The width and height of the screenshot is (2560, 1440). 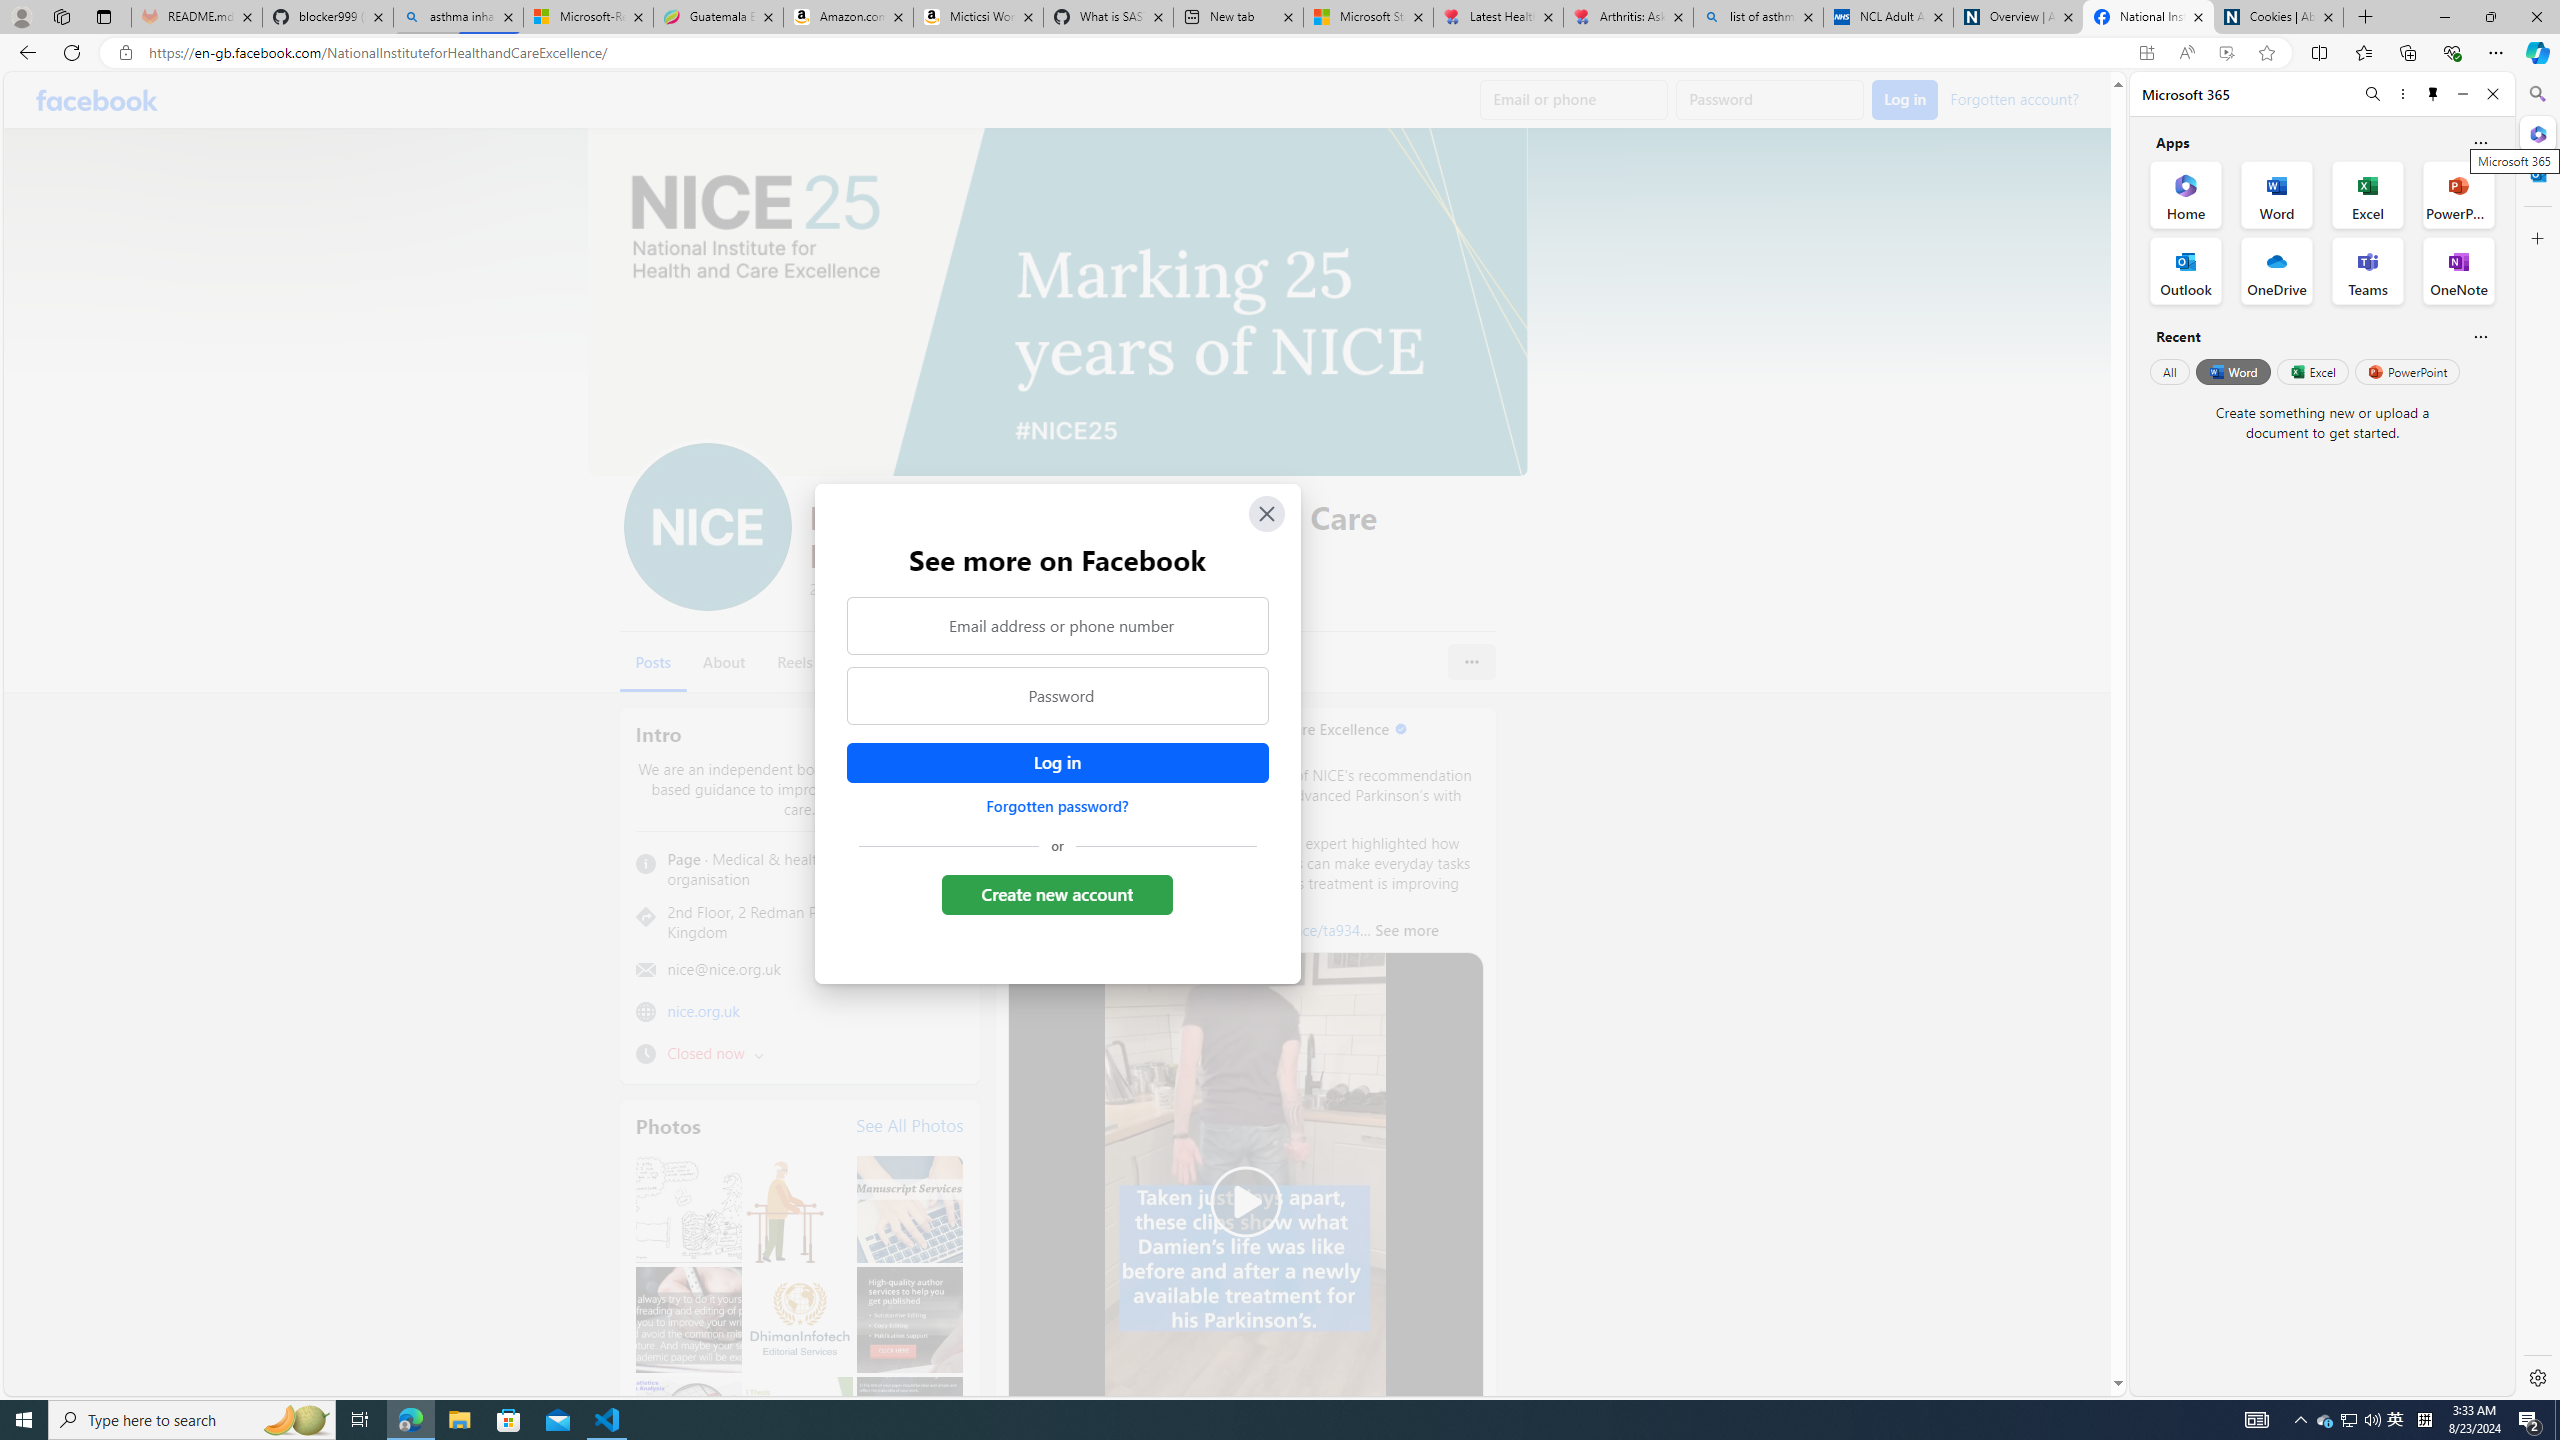 I want to click on 'Excel Office App', so click(x=2368, y=195).